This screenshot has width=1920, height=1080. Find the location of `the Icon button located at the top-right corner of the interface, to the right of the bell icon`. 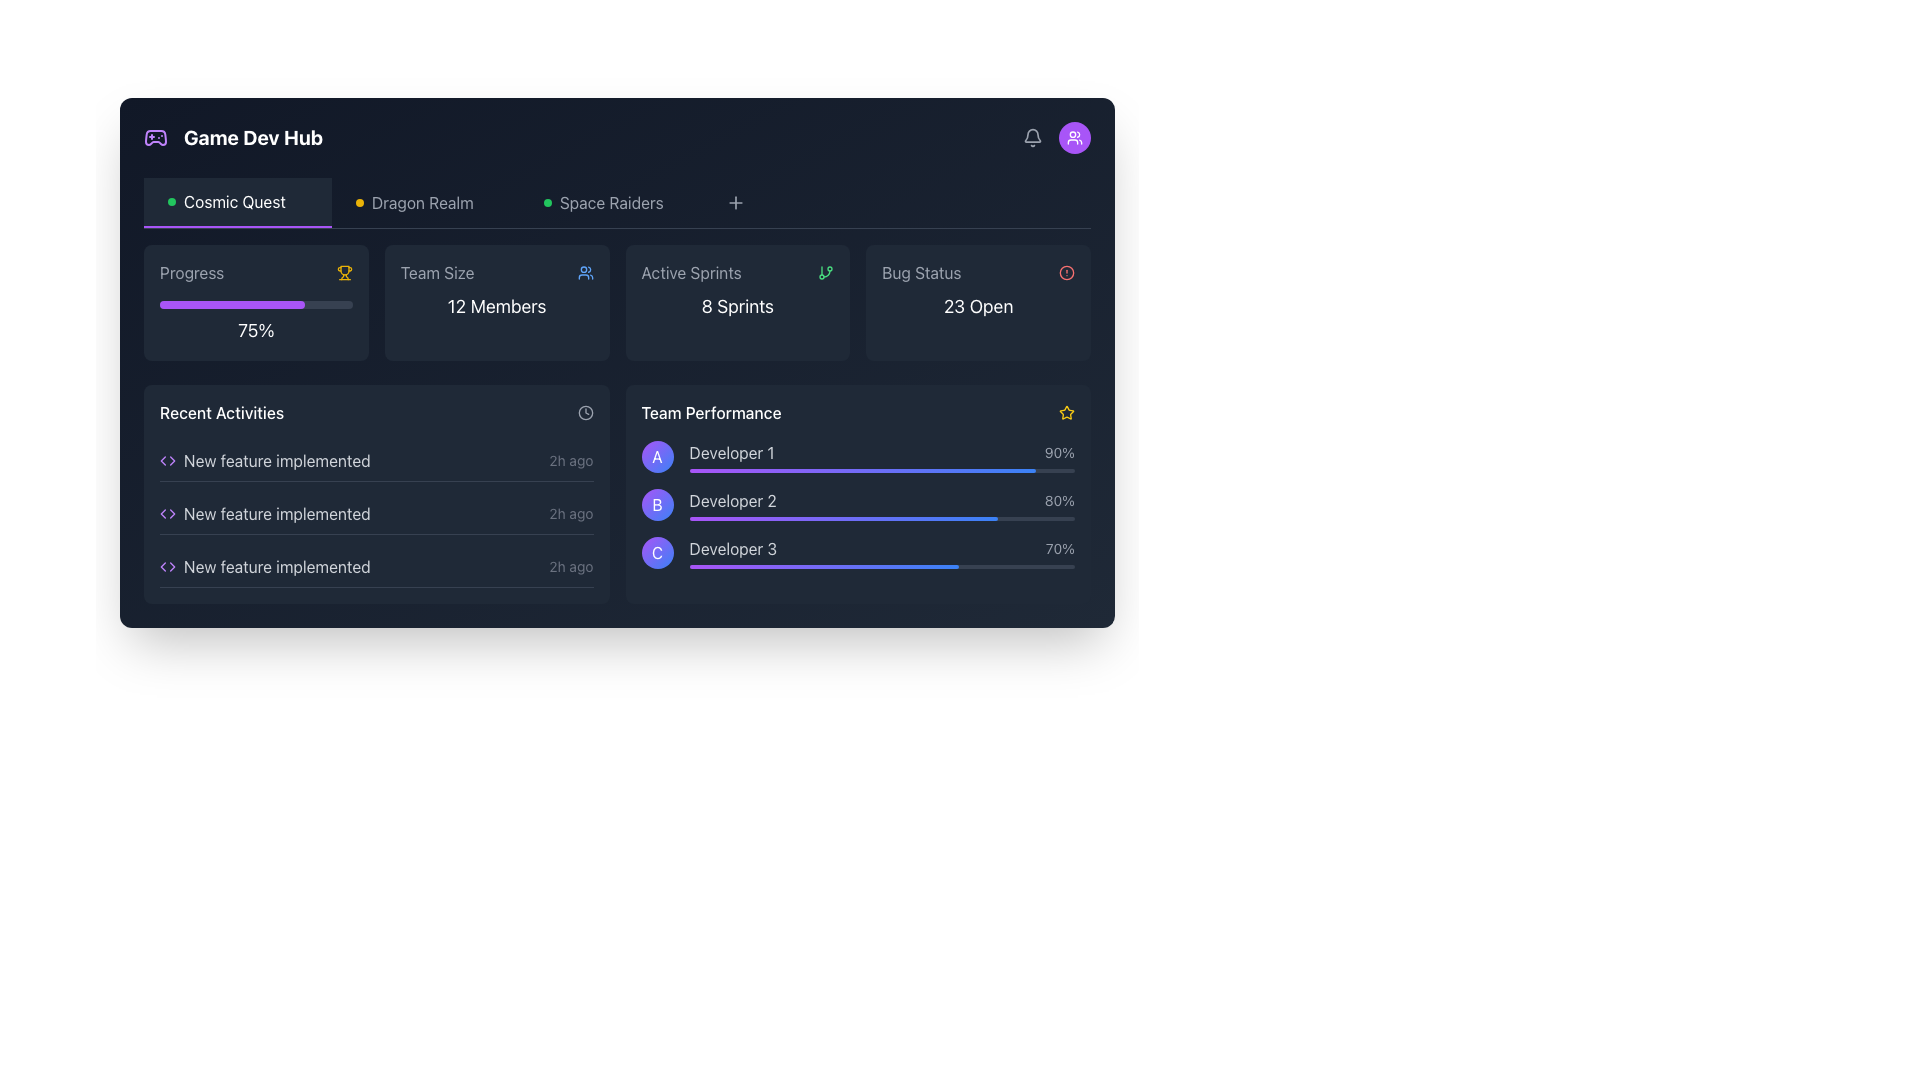

the Icon button located at the top-right corner of the interface, to the right of the bell icon is located at coordinates (1074, 137).